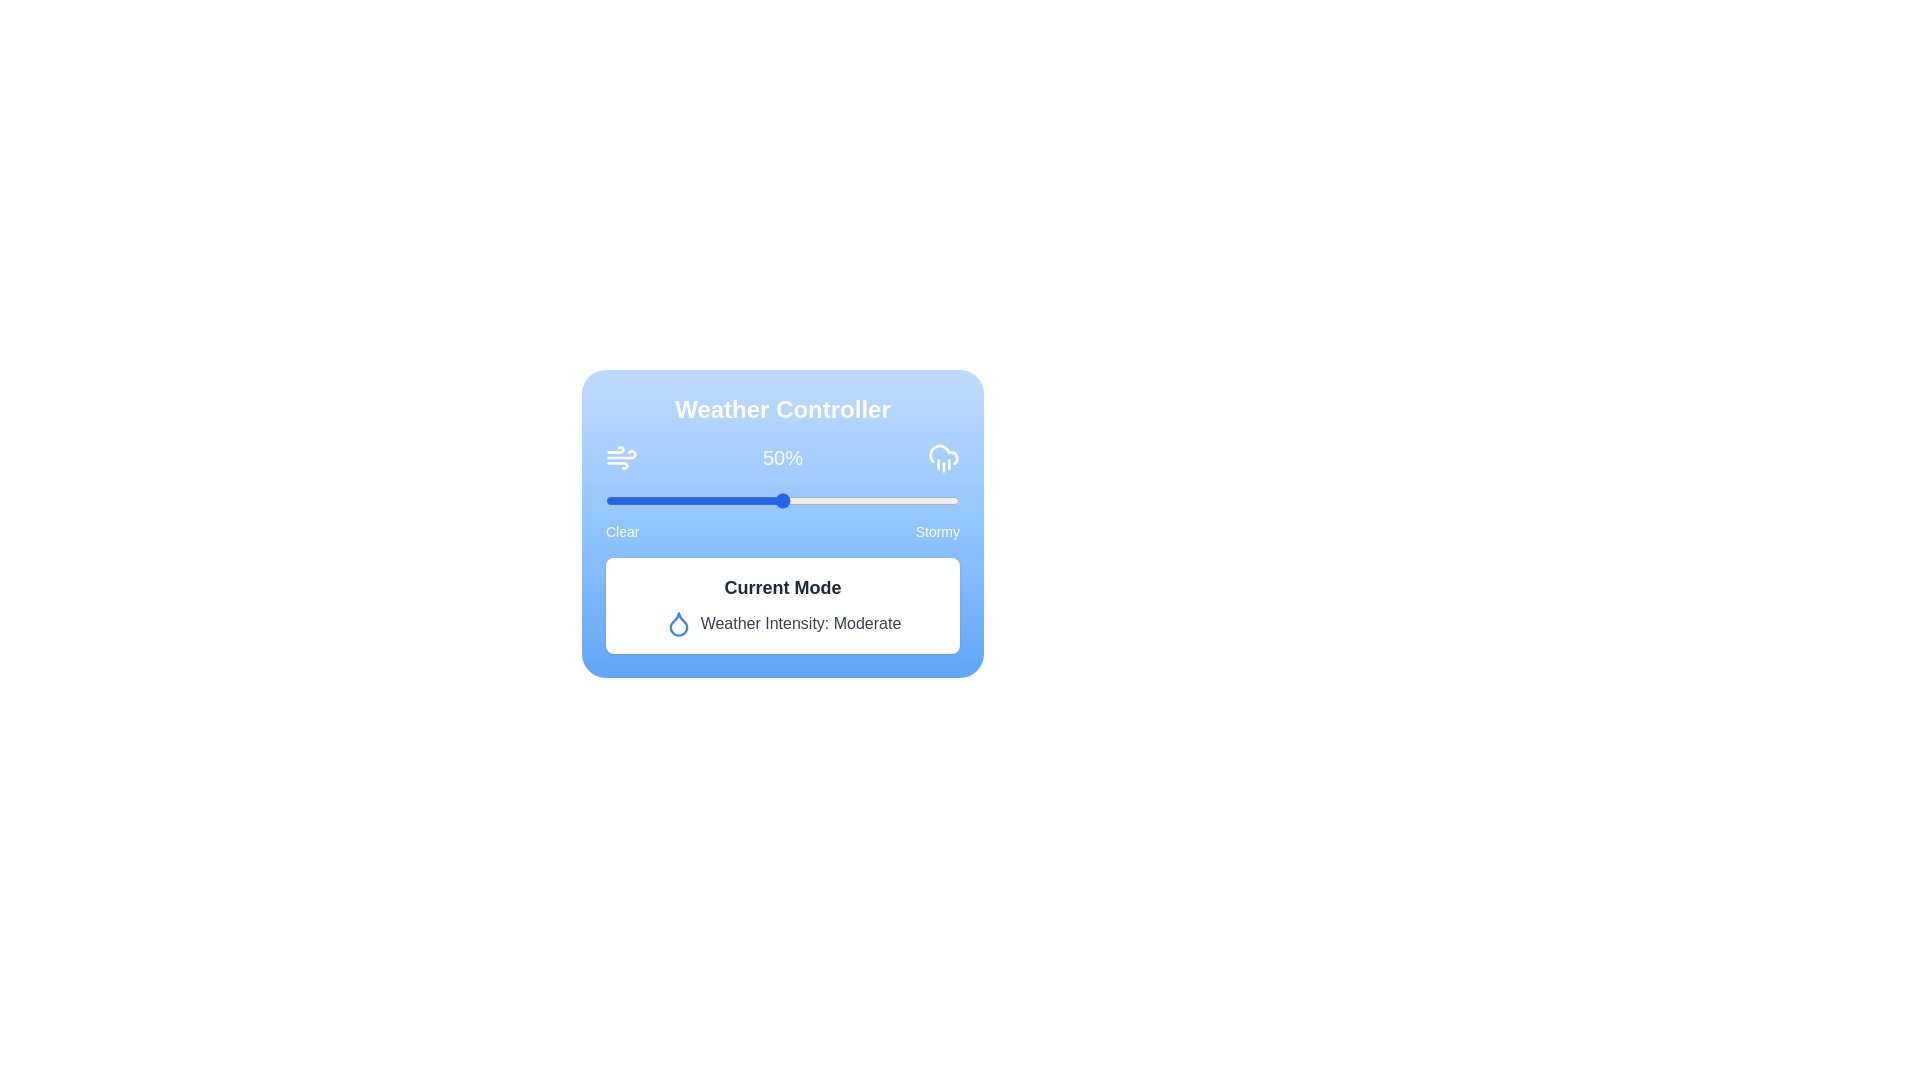 The image size is (1920, 1080). What do you see at coordinates (937, 500) in the screenshot?
I see `the slider to set the weather intensity to 94%` at bounding box center [937, 500].